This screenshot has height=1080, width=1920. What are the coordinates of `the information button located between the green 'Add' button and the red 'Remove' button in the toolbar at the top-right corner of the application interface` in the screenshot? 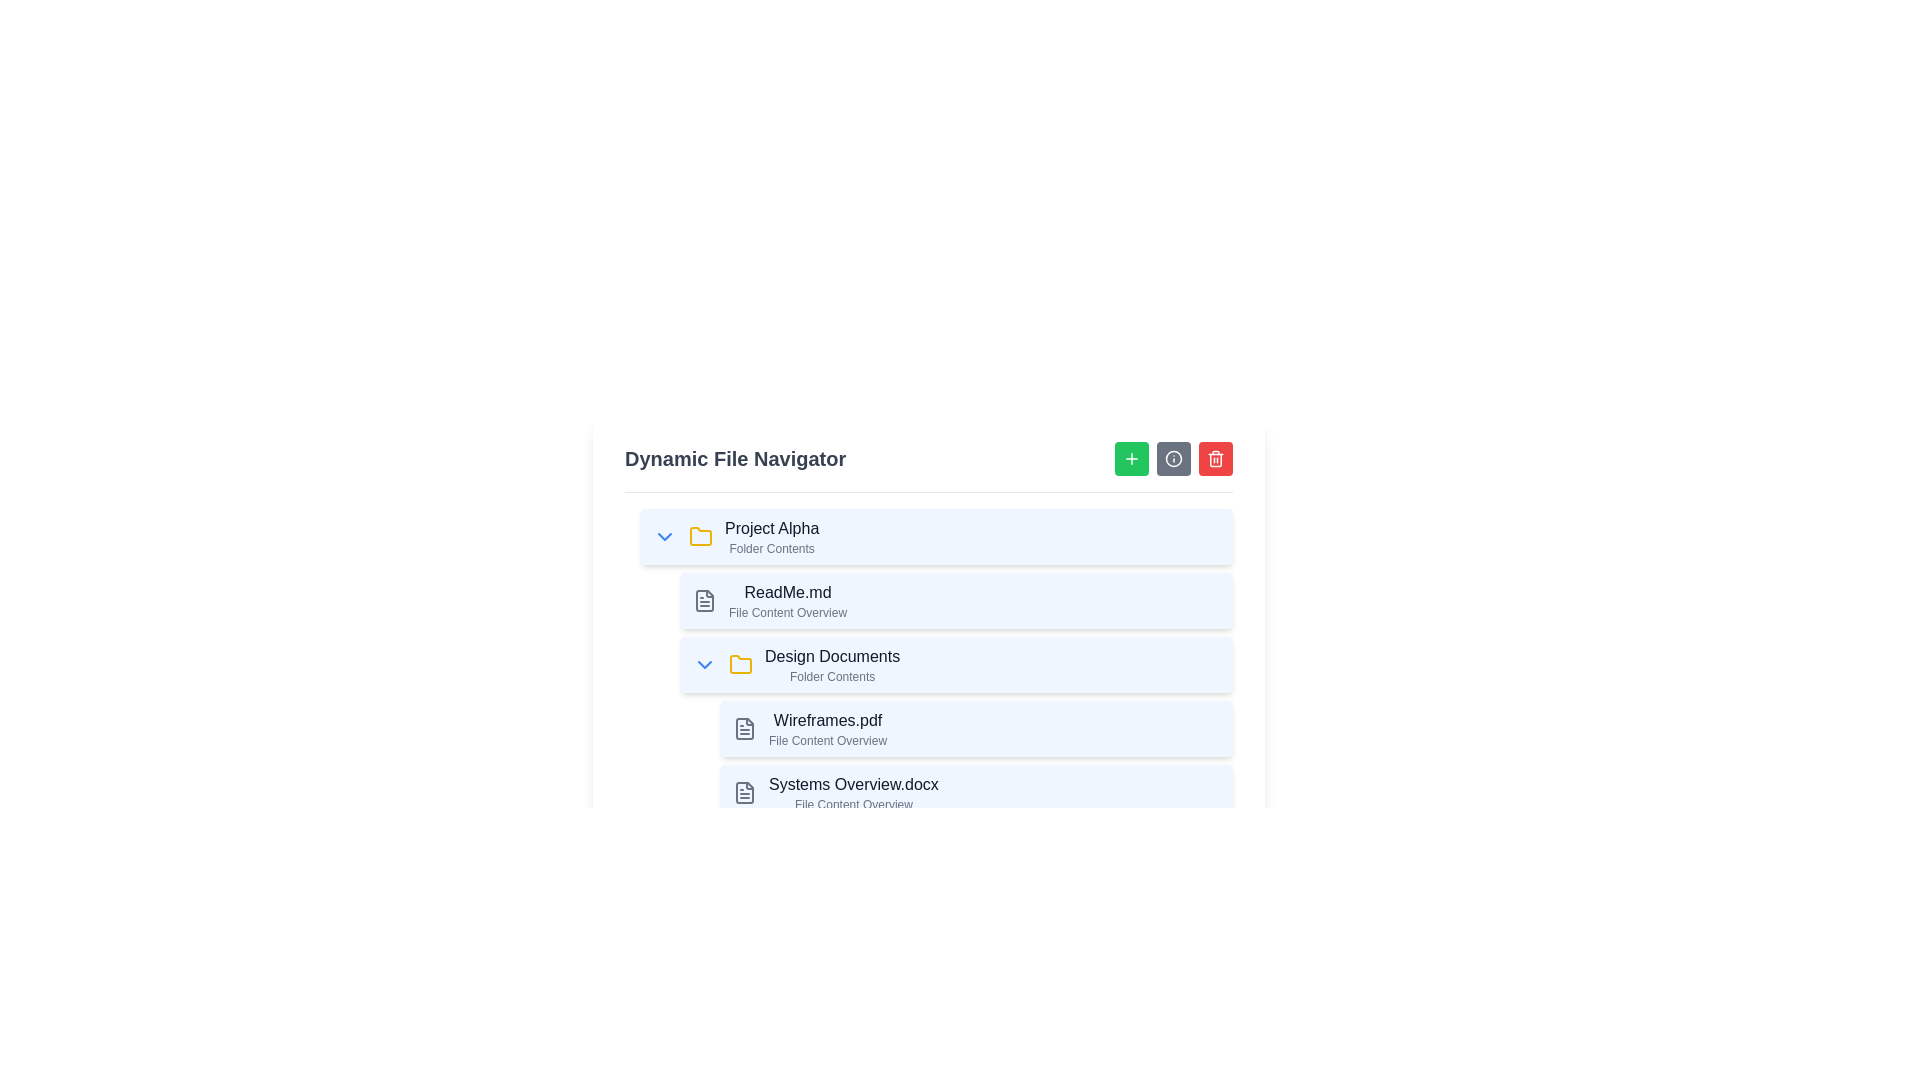 It's located at (1174, 459).